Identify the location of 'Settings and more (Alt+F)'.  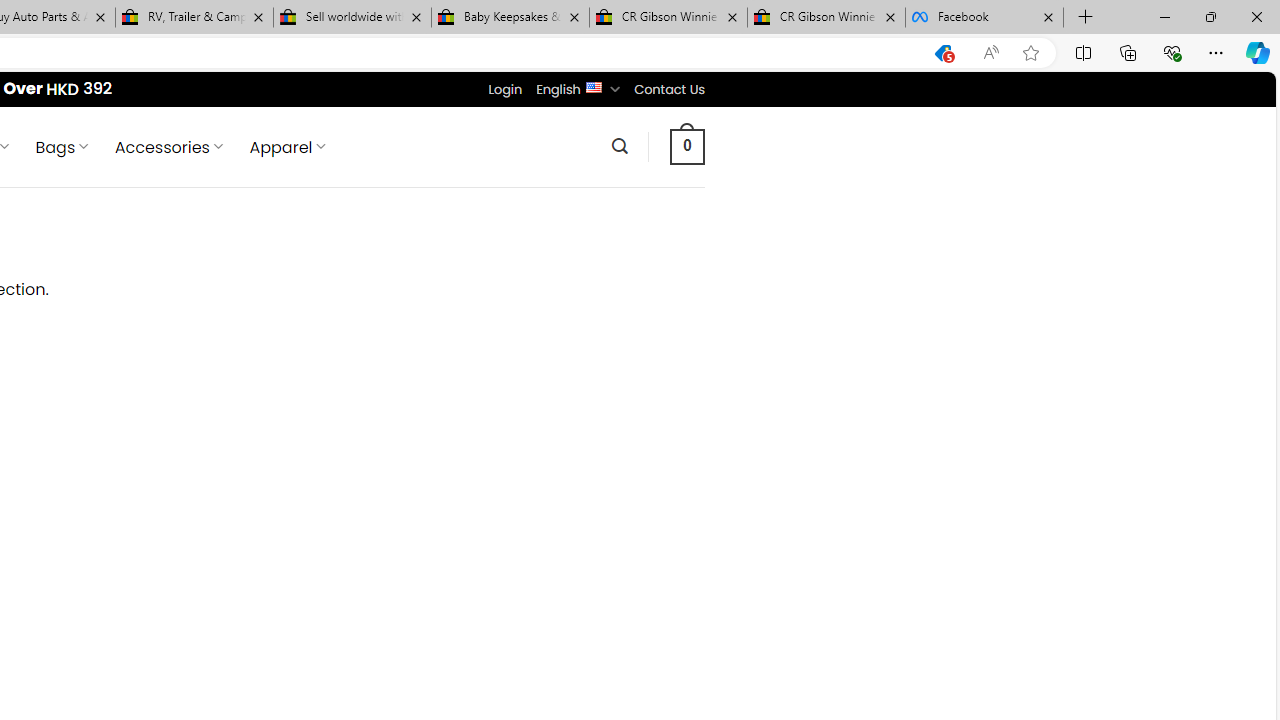
(1215, 51).